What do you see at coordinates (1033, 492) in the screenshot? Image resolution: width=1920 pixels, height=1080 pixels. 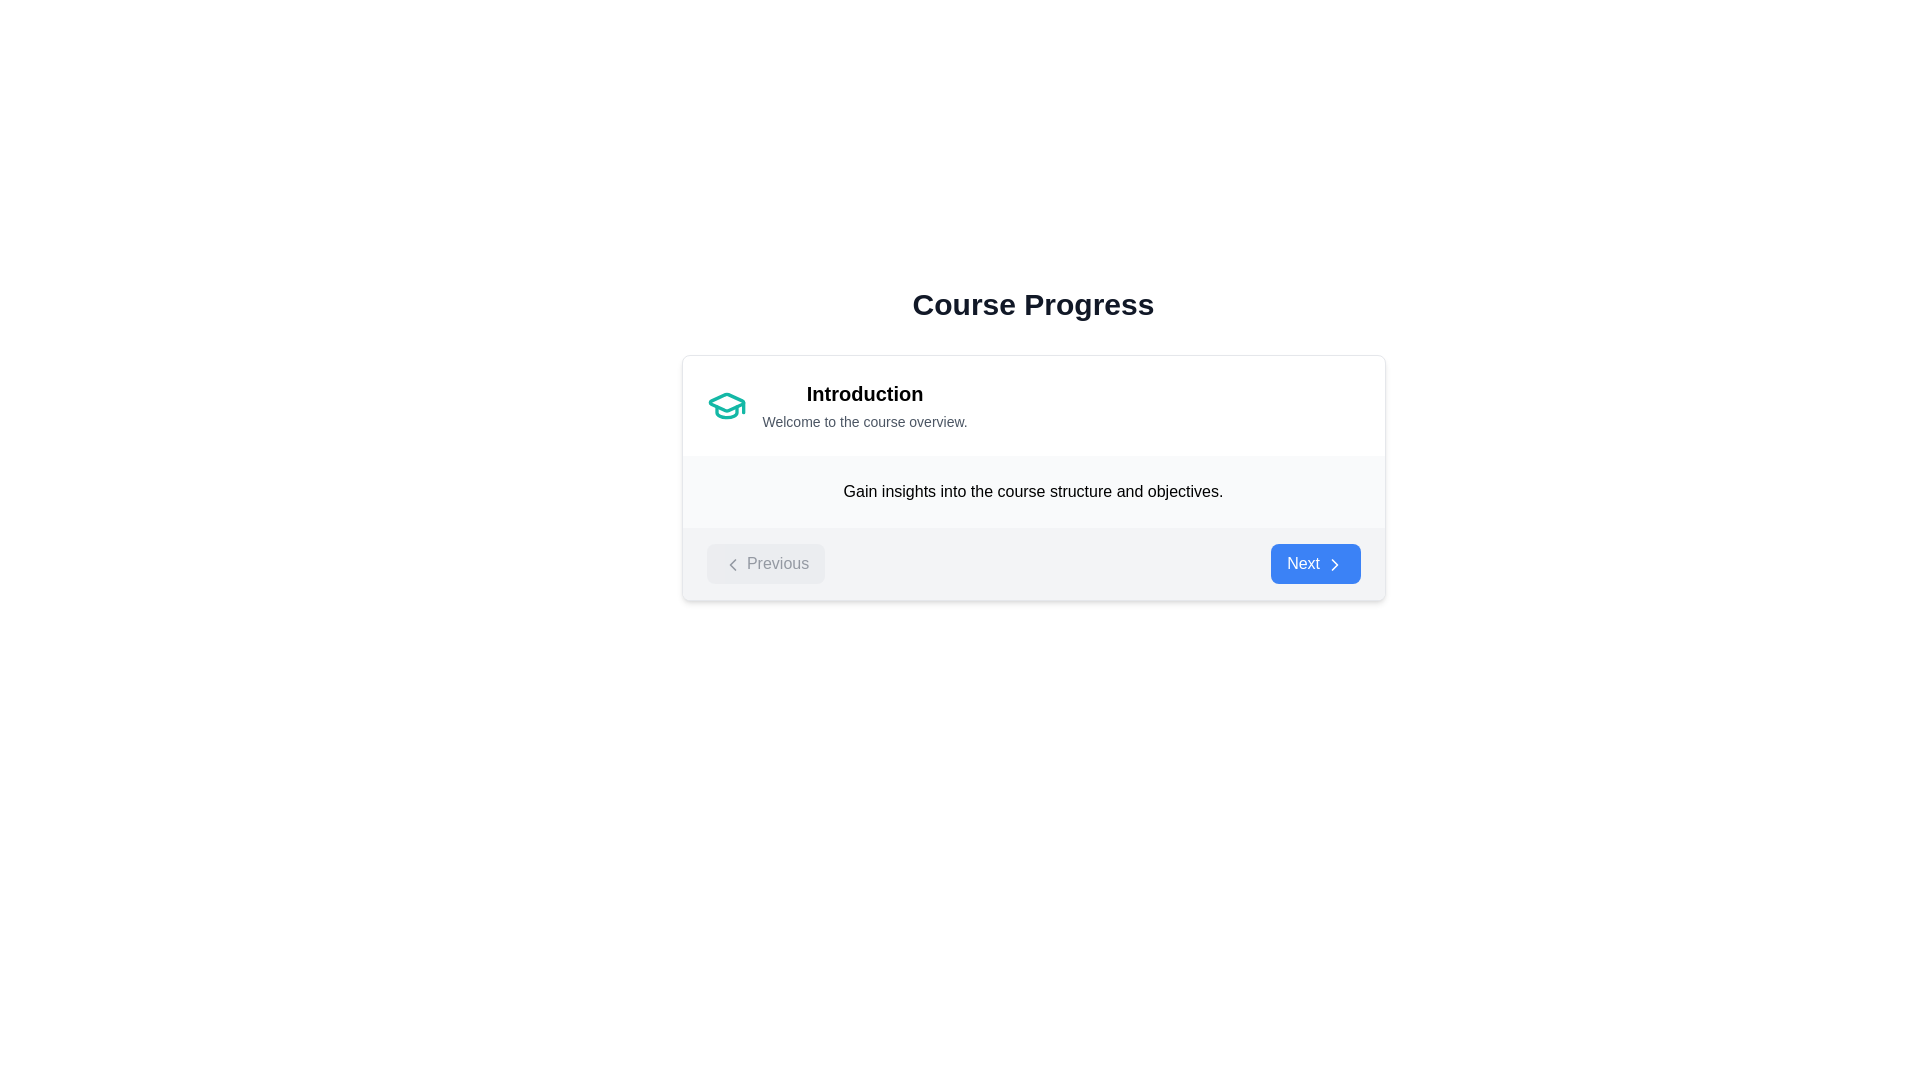 I see `the text content that provides additional information or context to the introduction section, located below the 'Introduction' section and above the navigation bar` at bounding box center [1033, 492].